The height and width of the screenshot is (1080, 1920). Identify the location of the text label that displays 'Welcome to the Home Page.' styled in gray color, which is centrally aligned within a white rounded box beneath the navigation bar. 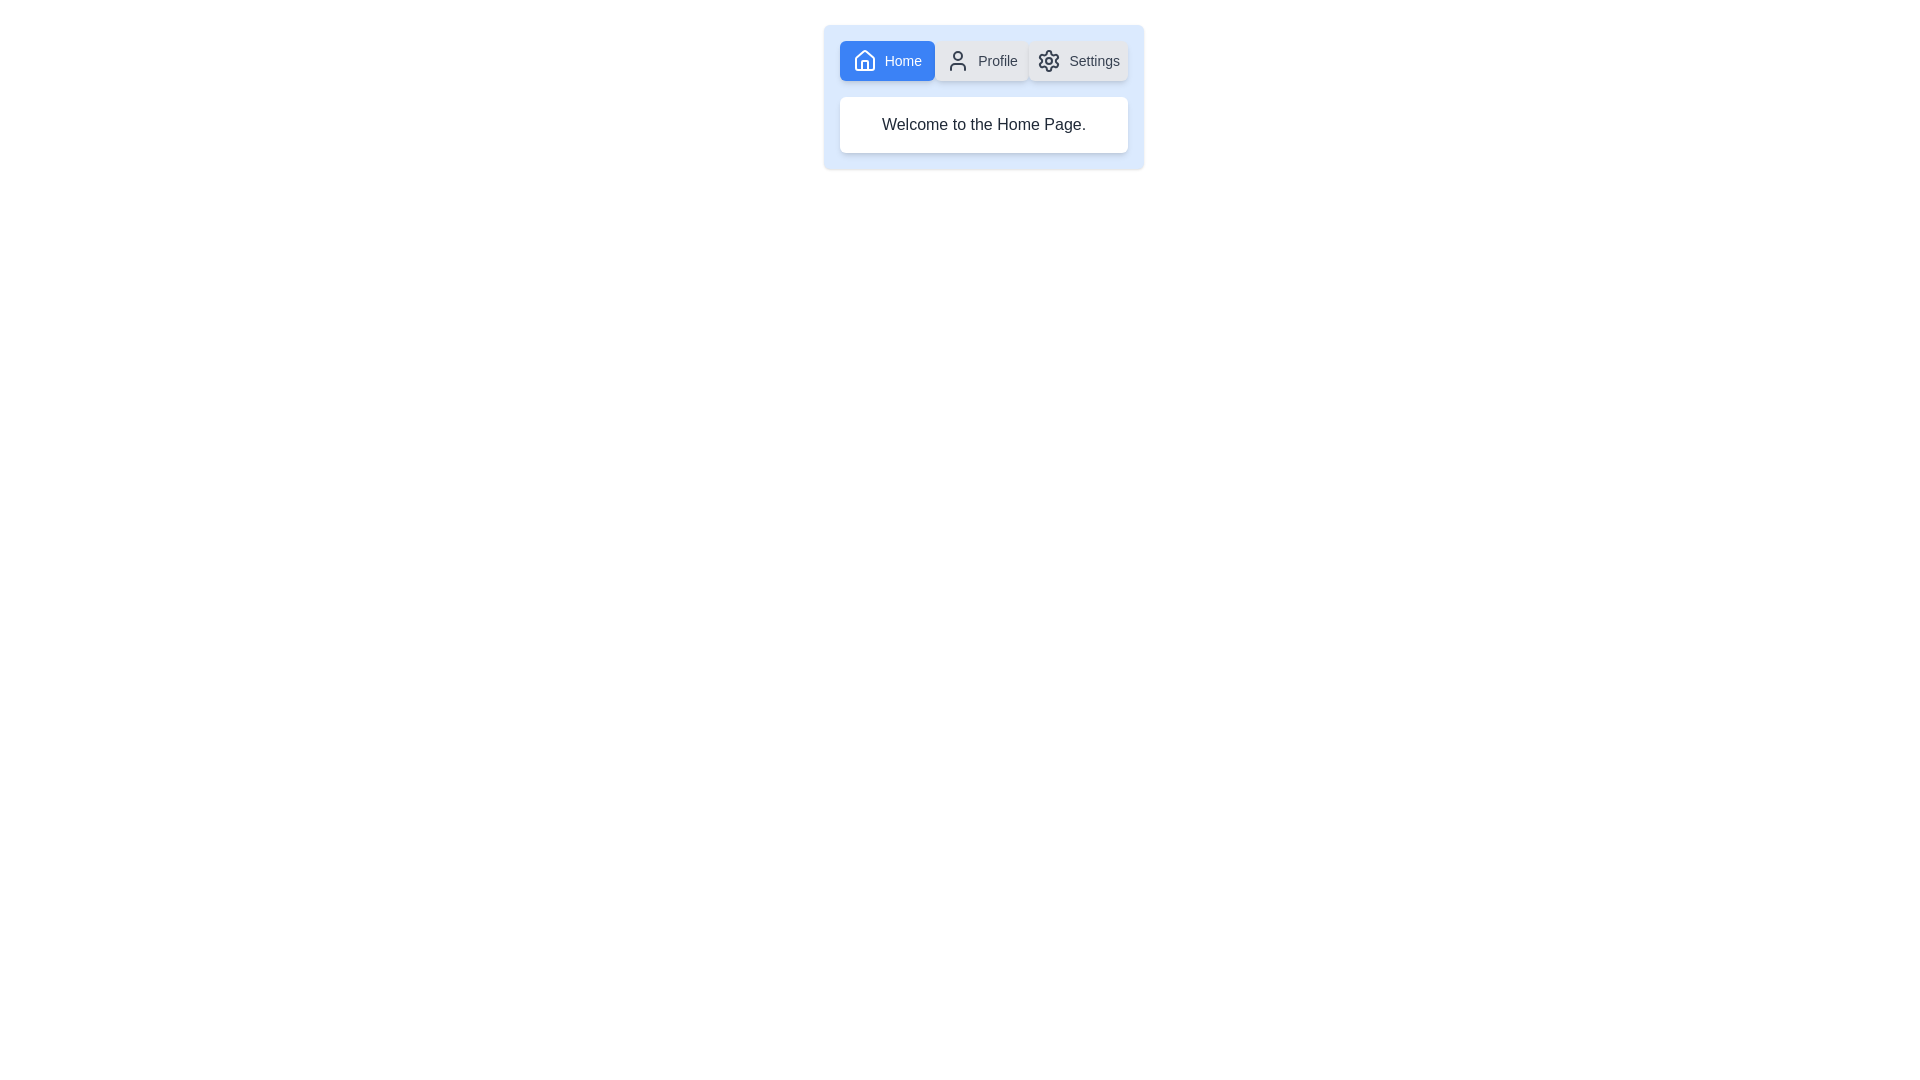
(983, 124).